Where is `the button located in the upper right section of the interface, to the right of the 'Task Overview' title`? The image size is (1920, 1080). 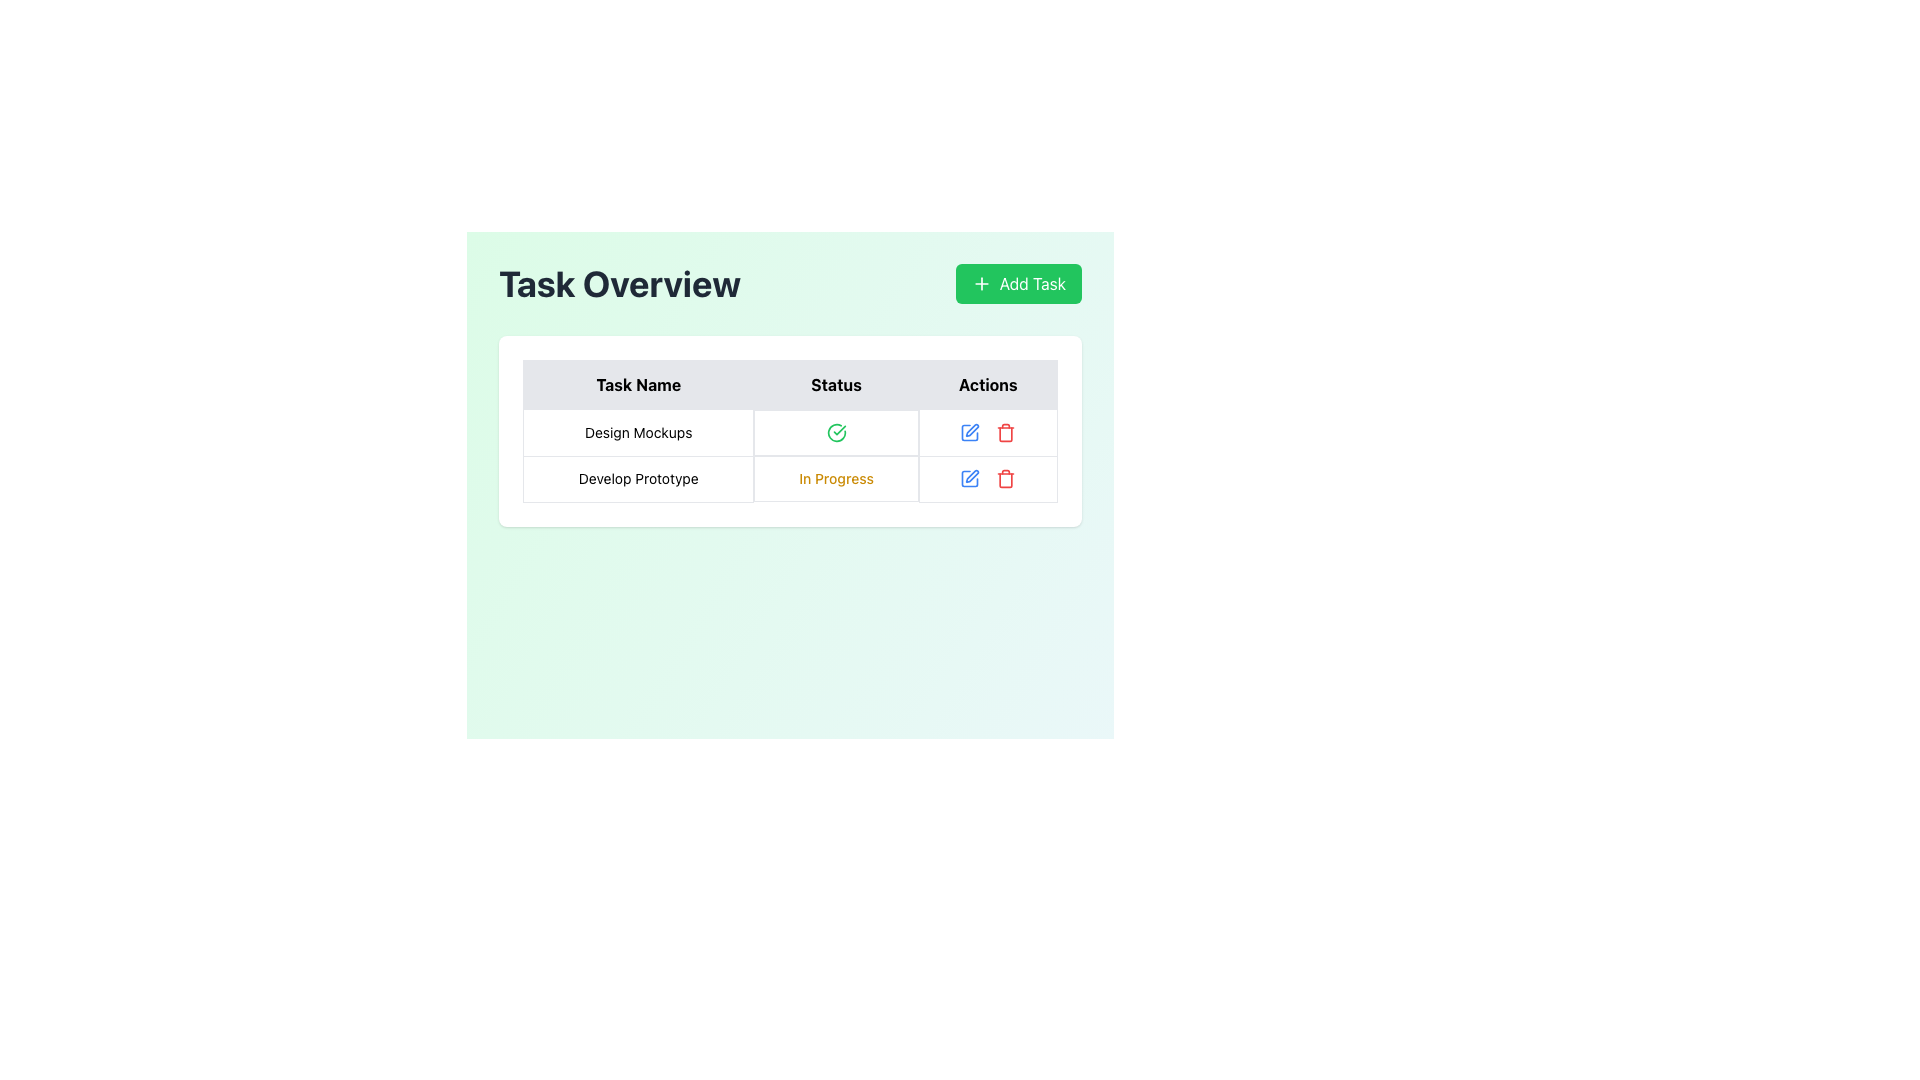
the button located in the upper right section of the interface, to the right of the 'Task Overview' title is located at coordinates (1032, 284).